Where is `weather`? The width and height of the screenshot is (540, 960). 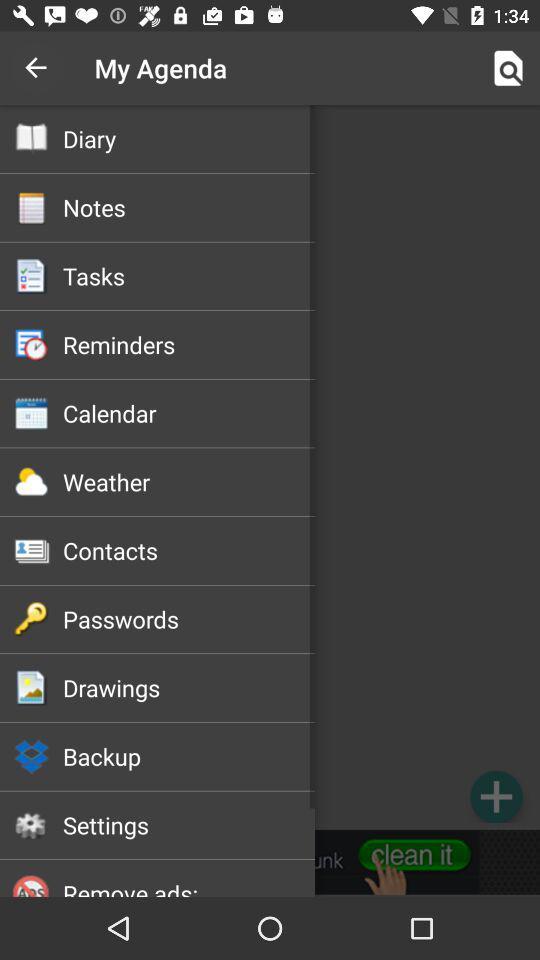 weather is located at coordinates (189, 481).